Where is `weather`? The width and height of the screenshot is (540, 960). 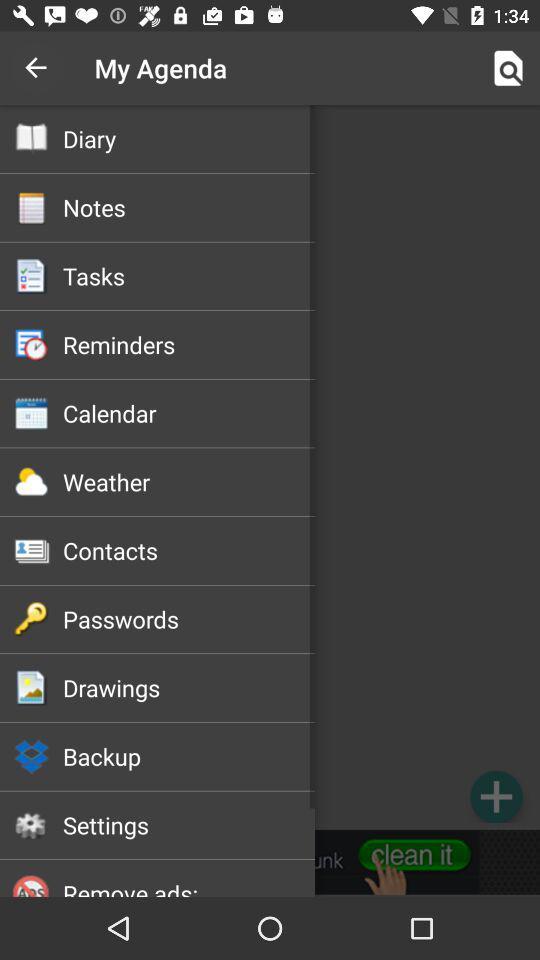 weather is located at coordinates (189, 481).